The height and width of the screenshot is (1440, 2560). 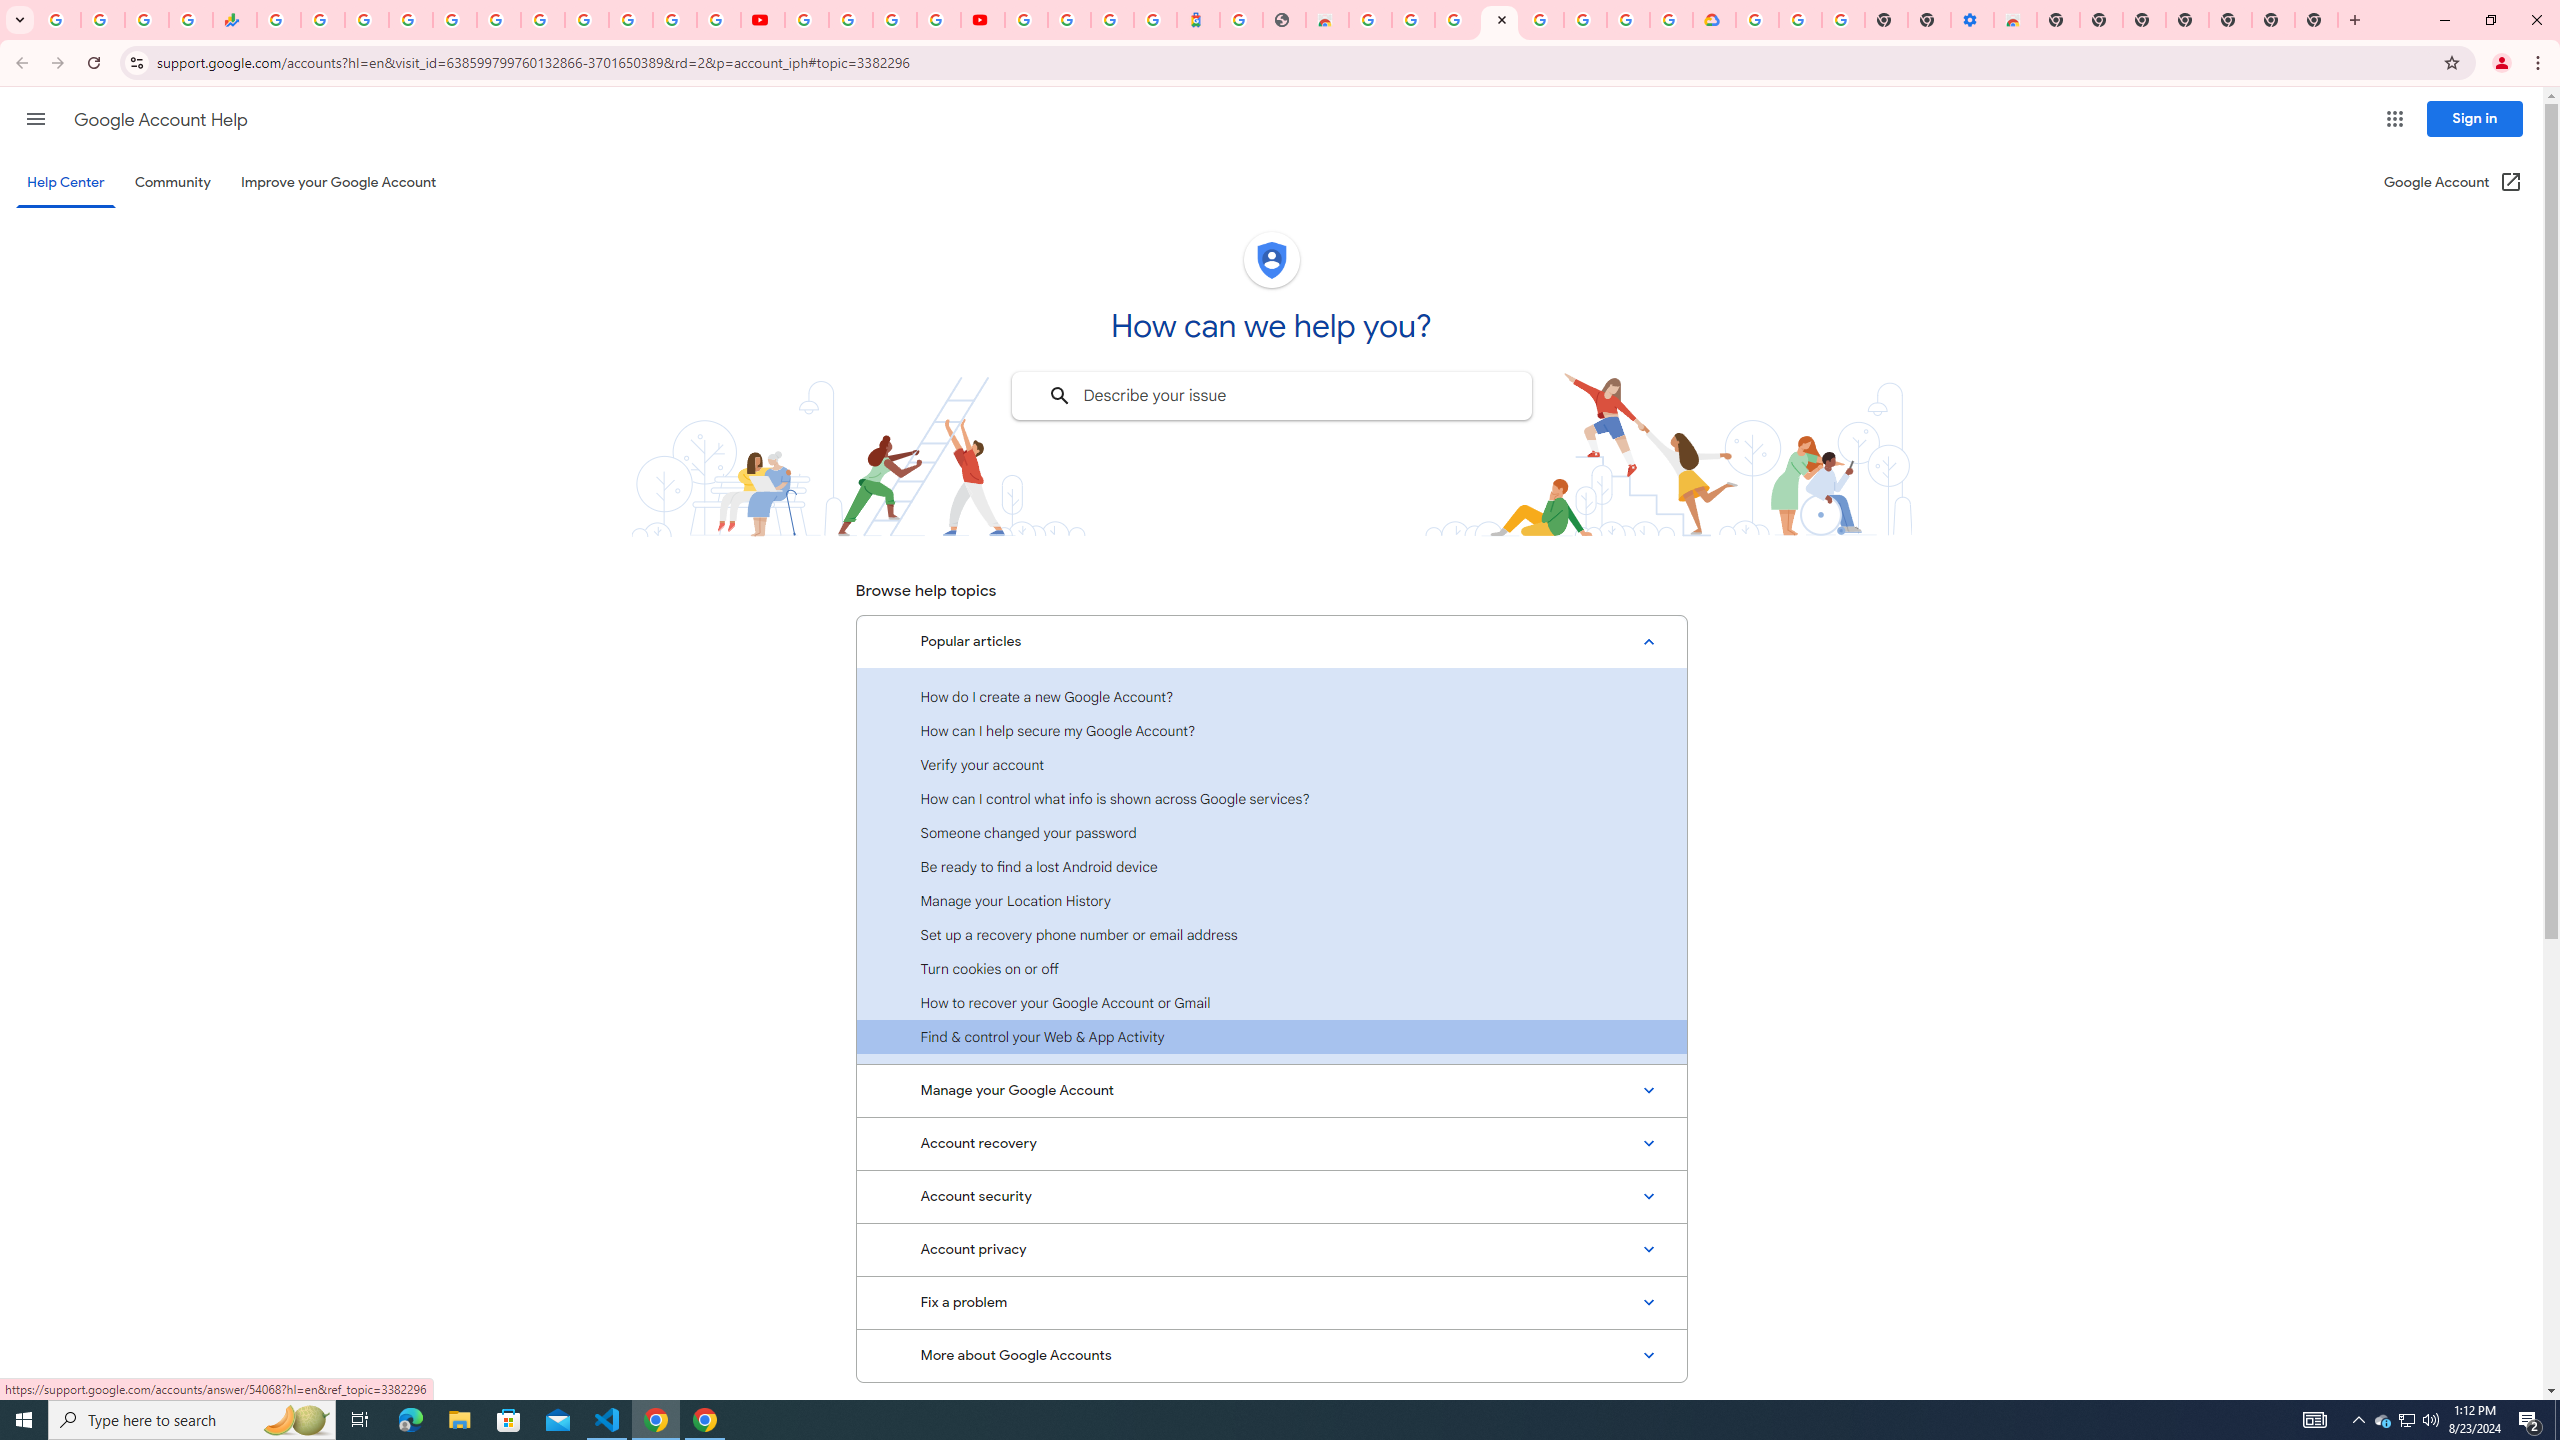 What do you see at coordinates (1271, 865) in the screenshot?
I see `'Be ready to find a lost Android device'` at bounding box center [1271, 865].